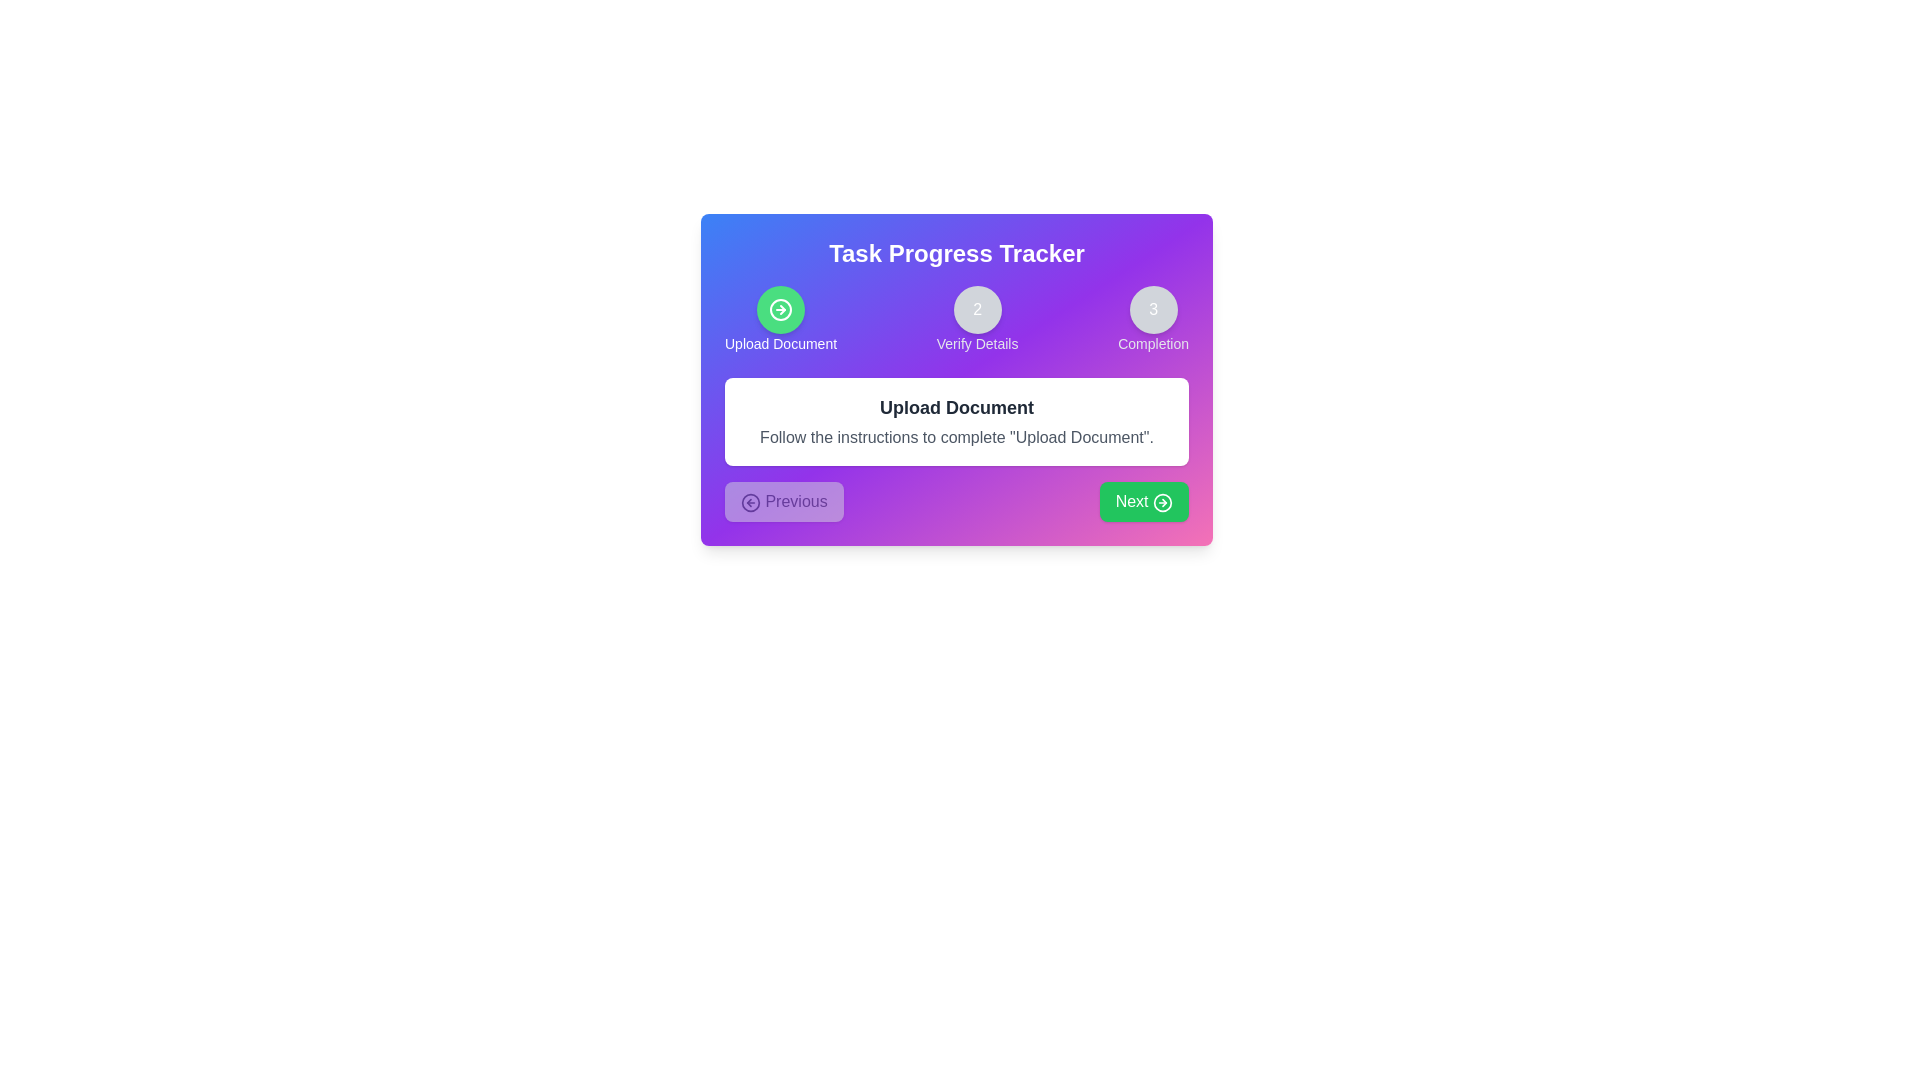 The height and width of the screenshot is (1080, 1920). I want to click on the 'Next' button to proceed to the next step, so click(1143, 500).